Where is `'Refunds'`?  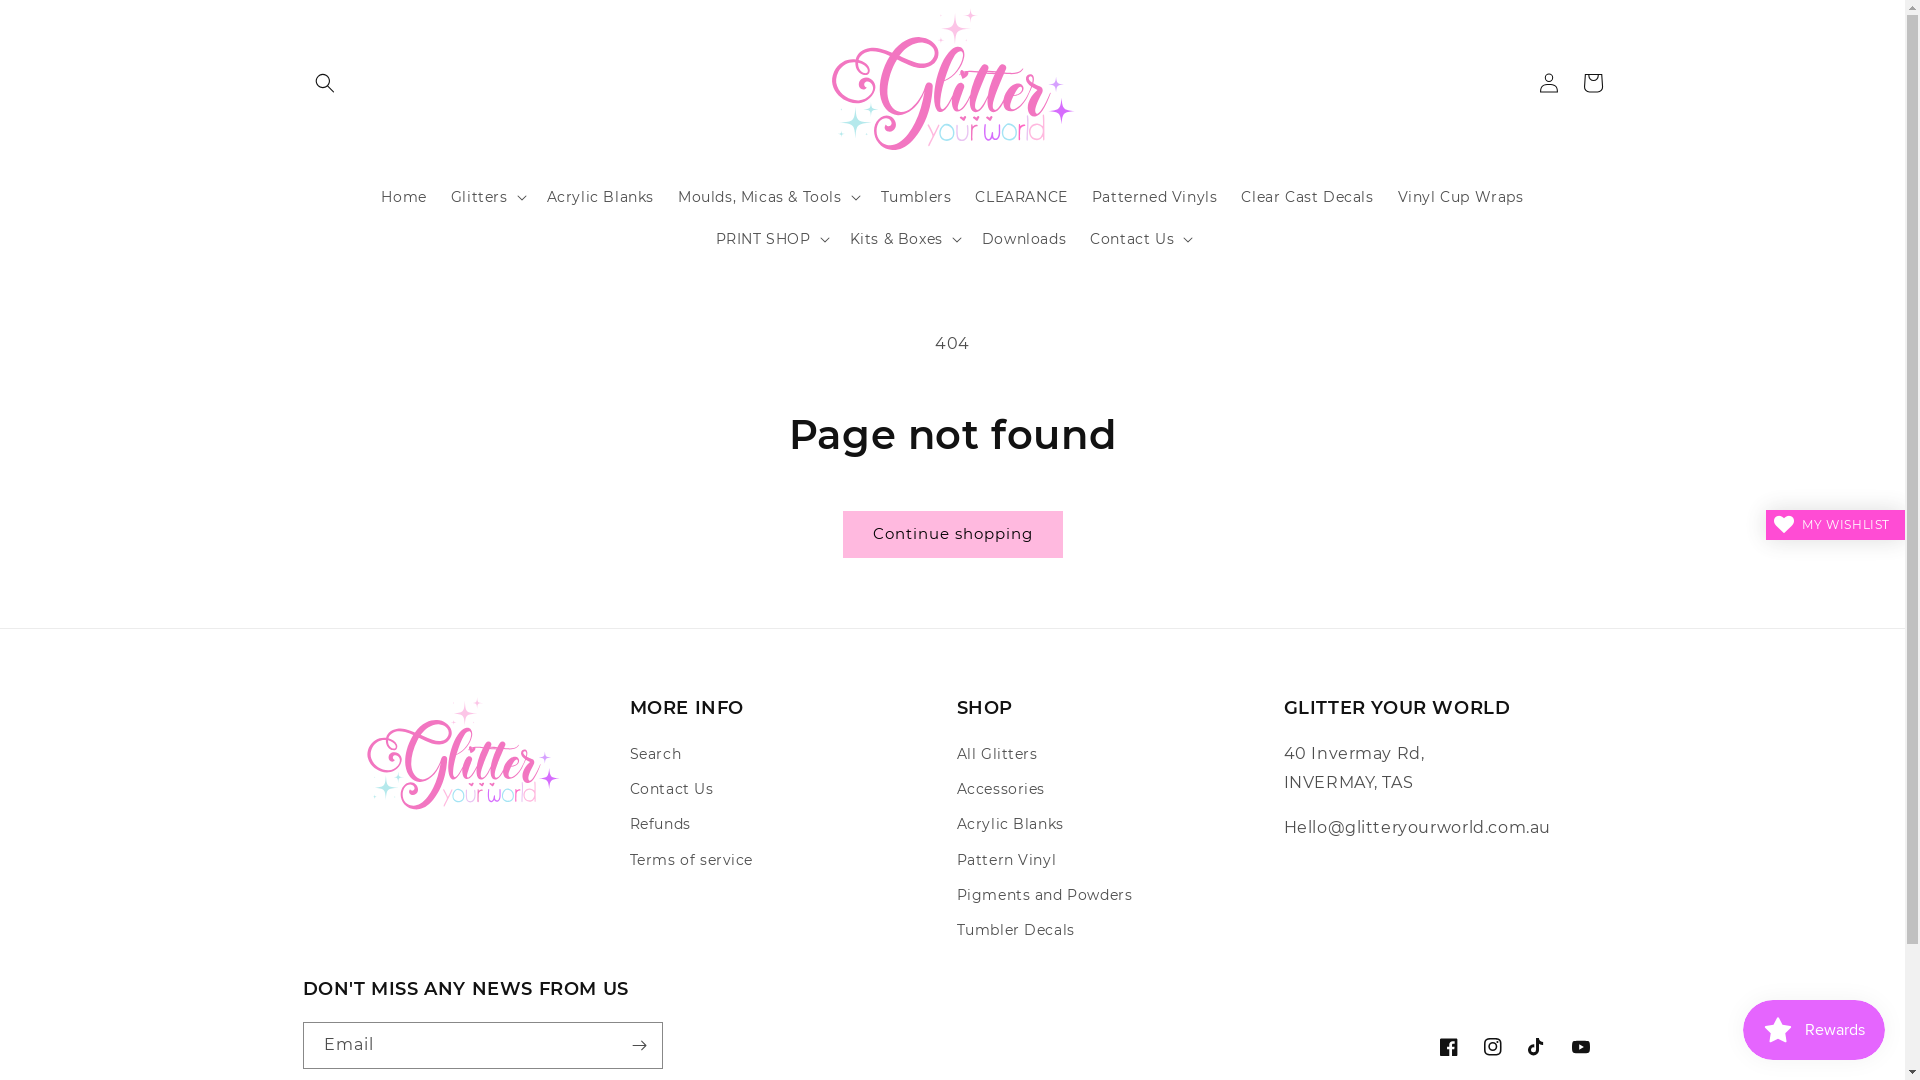
'Refunds' is located at coordinates (660, 824).